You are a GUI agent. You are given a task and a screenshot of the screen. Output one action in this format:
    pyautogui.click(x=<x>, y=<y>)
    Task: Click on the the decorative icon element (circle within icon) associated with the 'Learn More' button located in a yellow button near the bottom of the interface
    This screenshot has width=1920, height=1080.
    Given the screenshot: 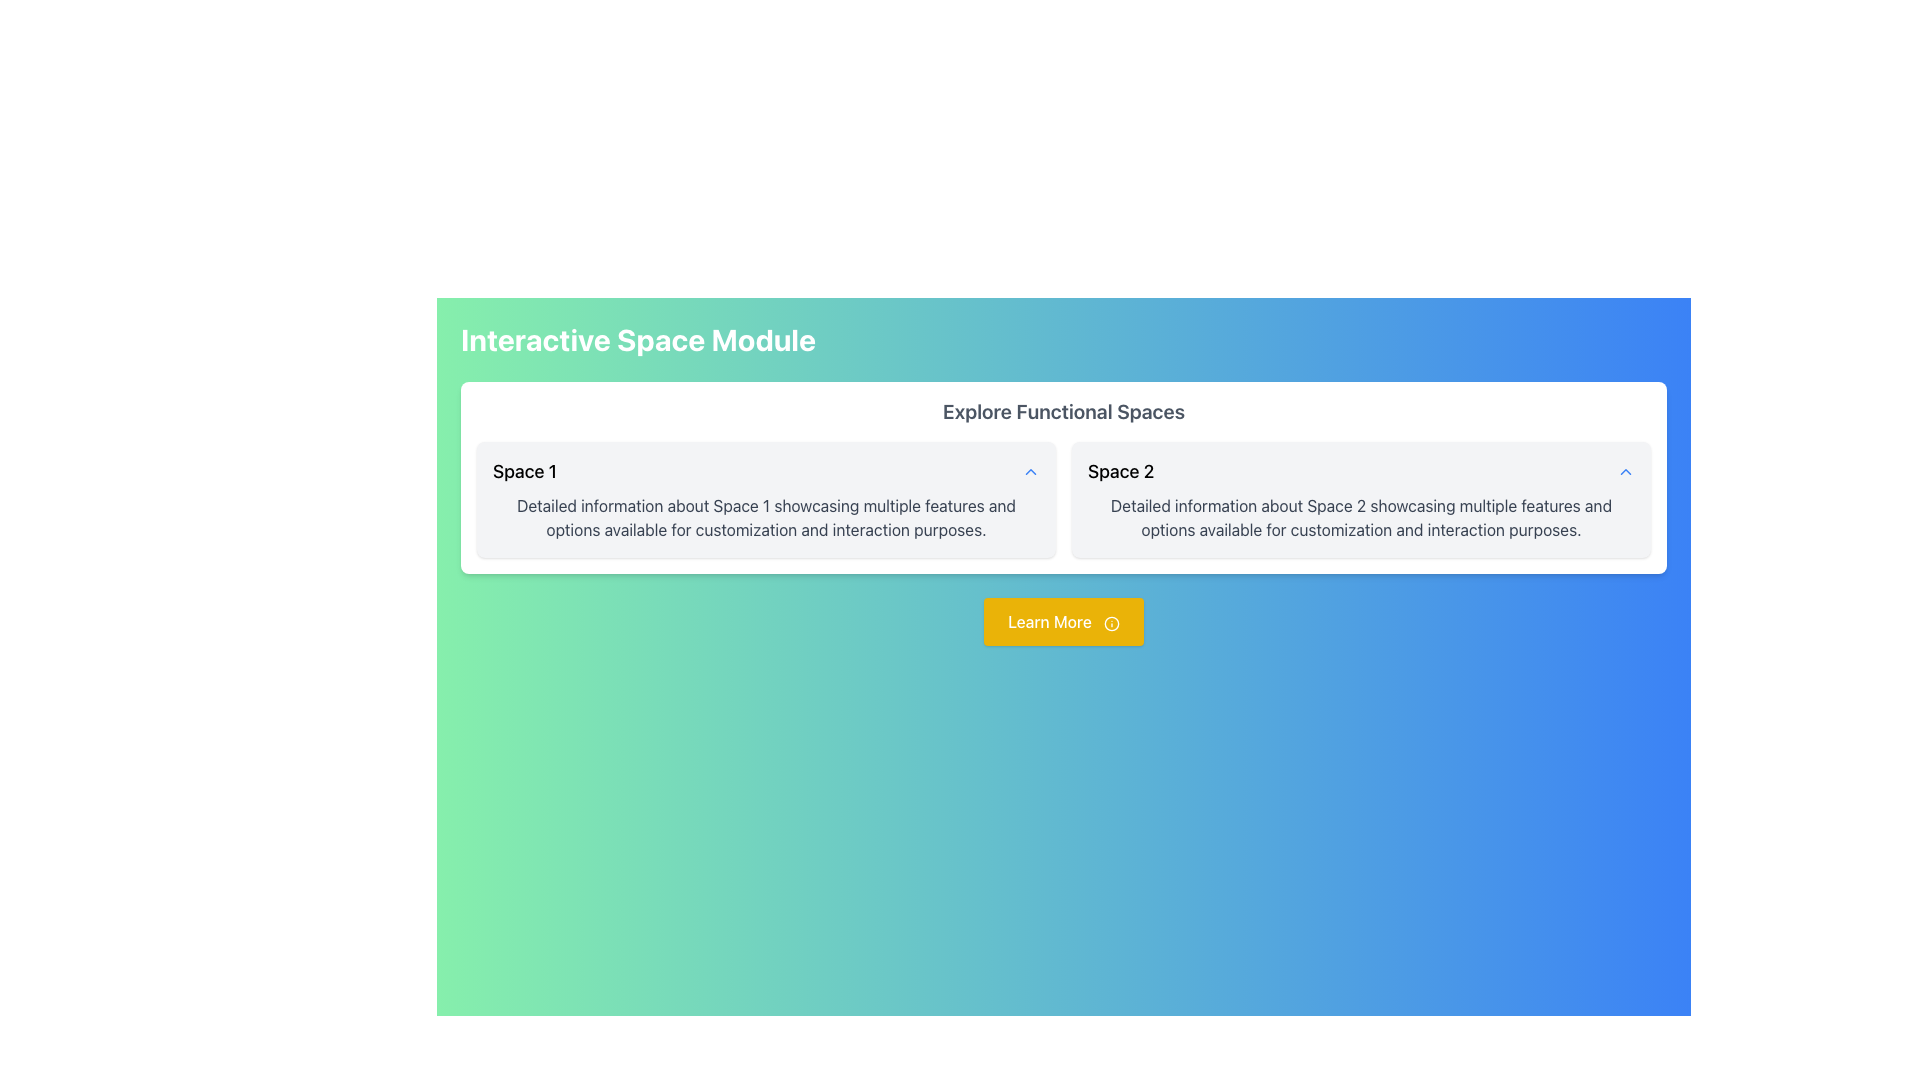 What is the action you would take?
    pyautogui.click(x=1110, y=622)
    